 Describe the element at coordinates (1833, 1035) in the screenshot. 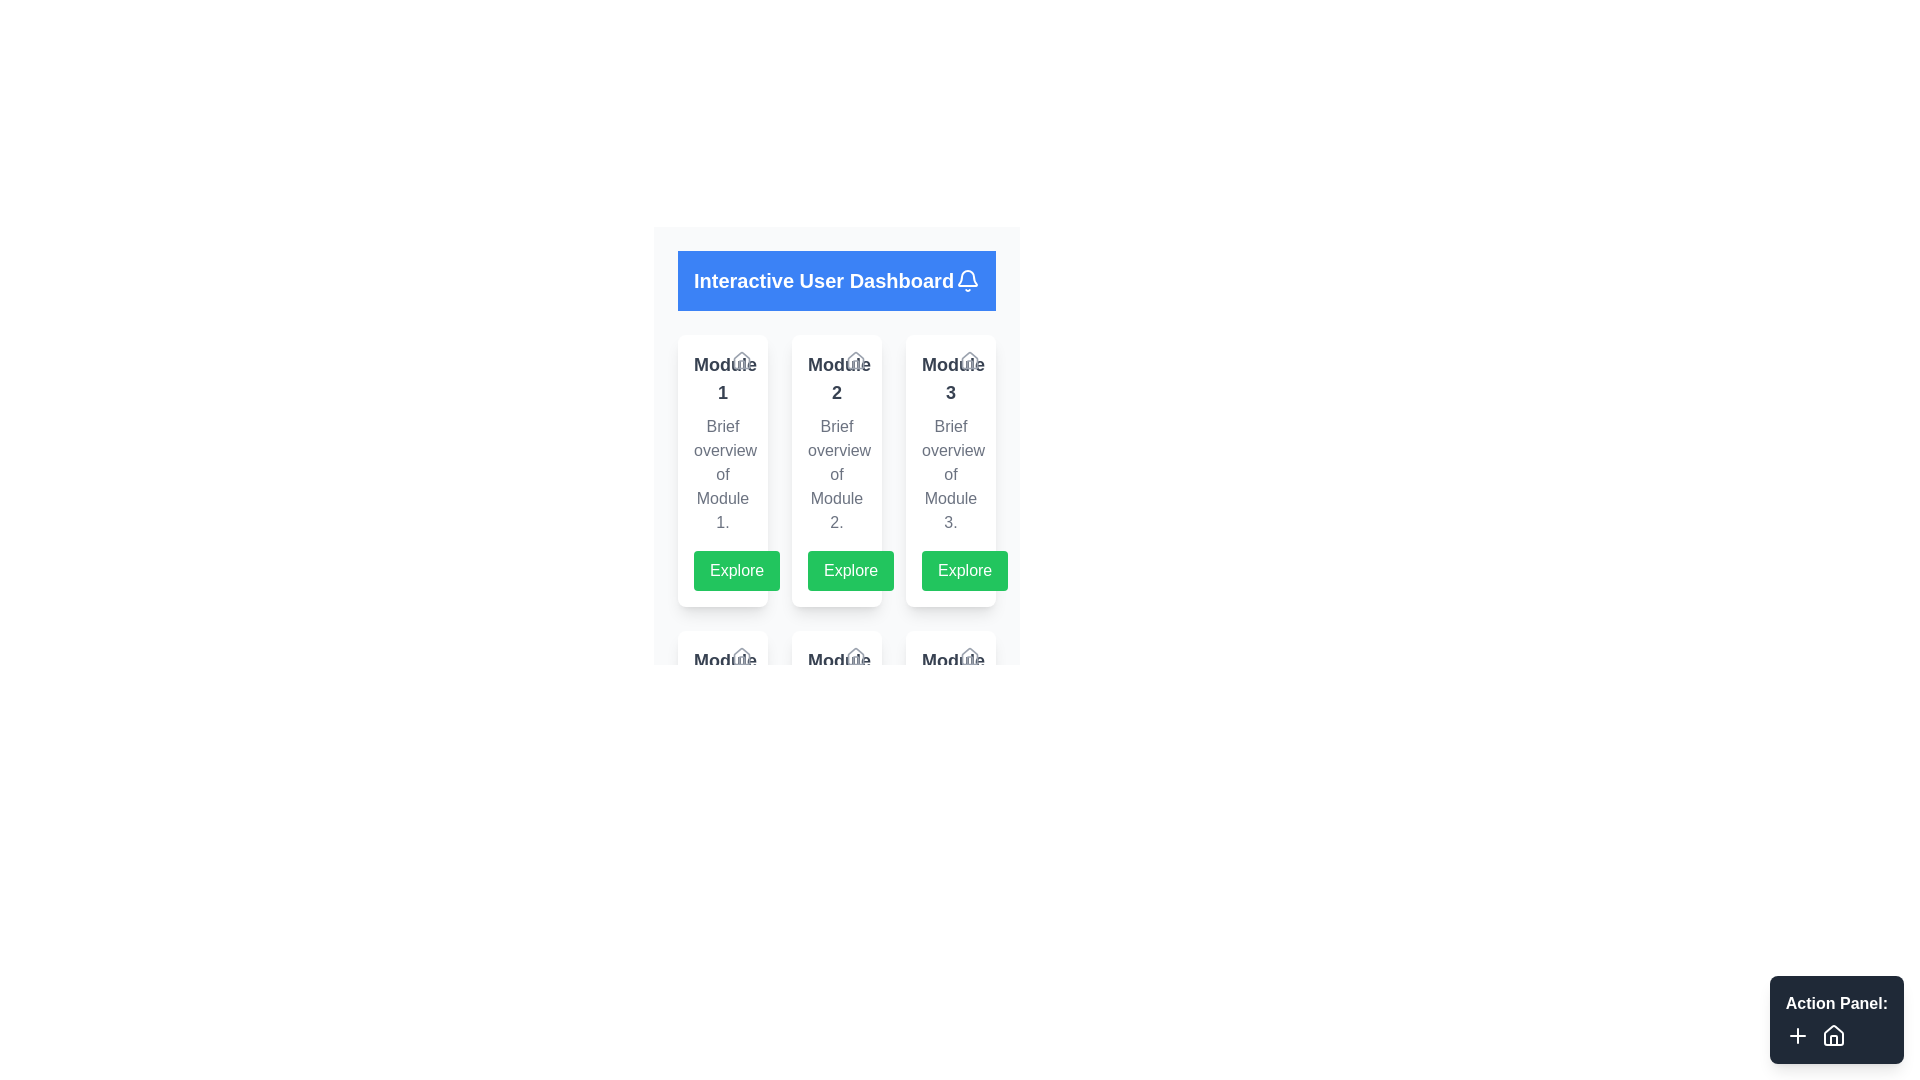

I see `the house icon located as the second icon from the left in the bottom-right Action Panel` at that location.